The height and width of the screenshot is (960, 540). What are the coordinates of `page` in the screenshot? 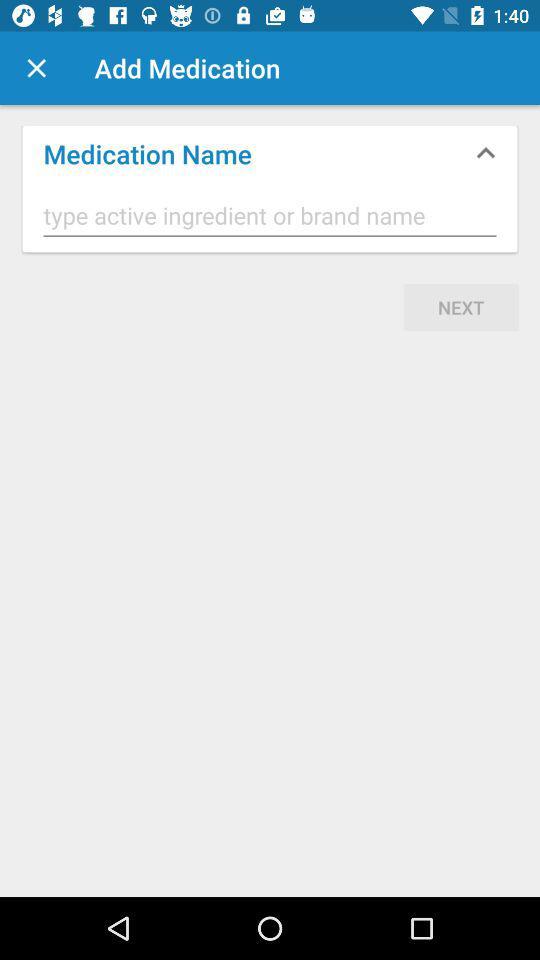 It's located at (36, 68).